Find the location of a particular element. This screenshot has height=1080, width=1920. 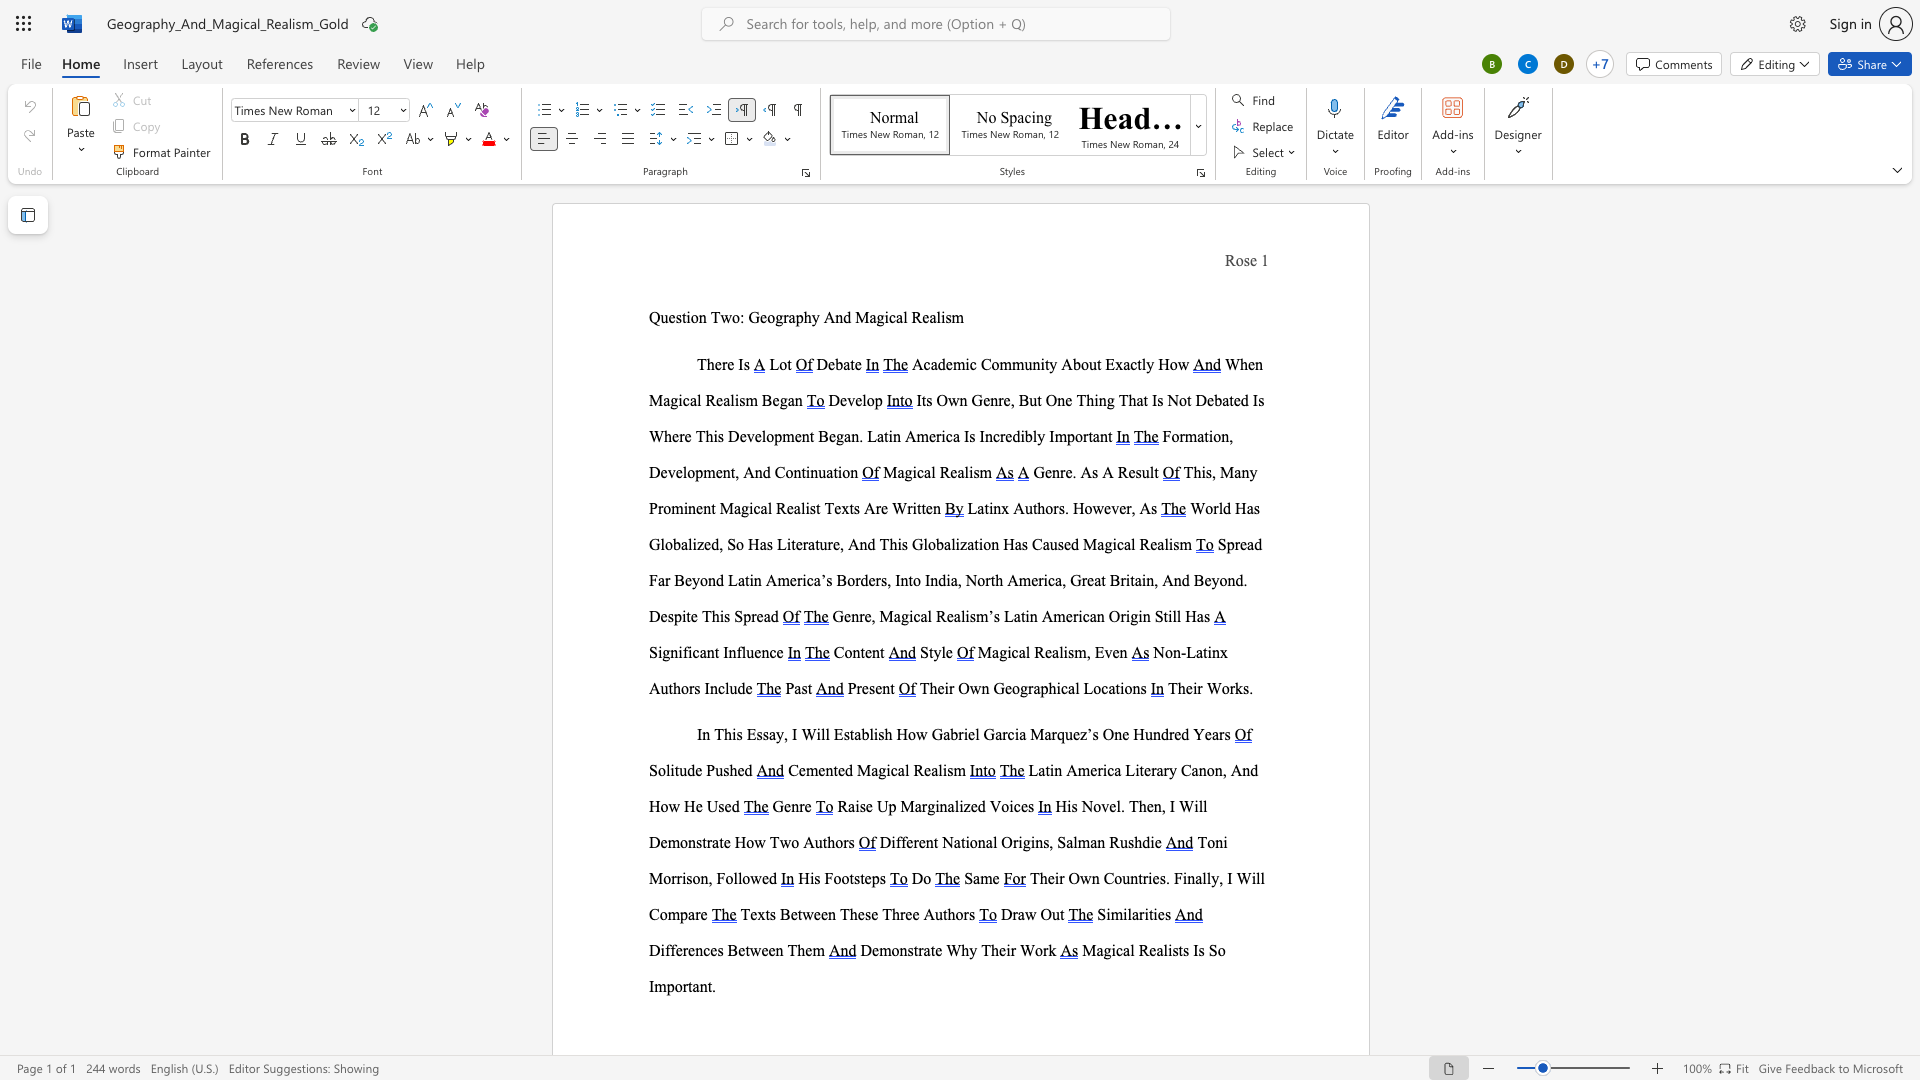

the space between the continuous character "g" and "i" in the text is located at coordinates (910, 472).